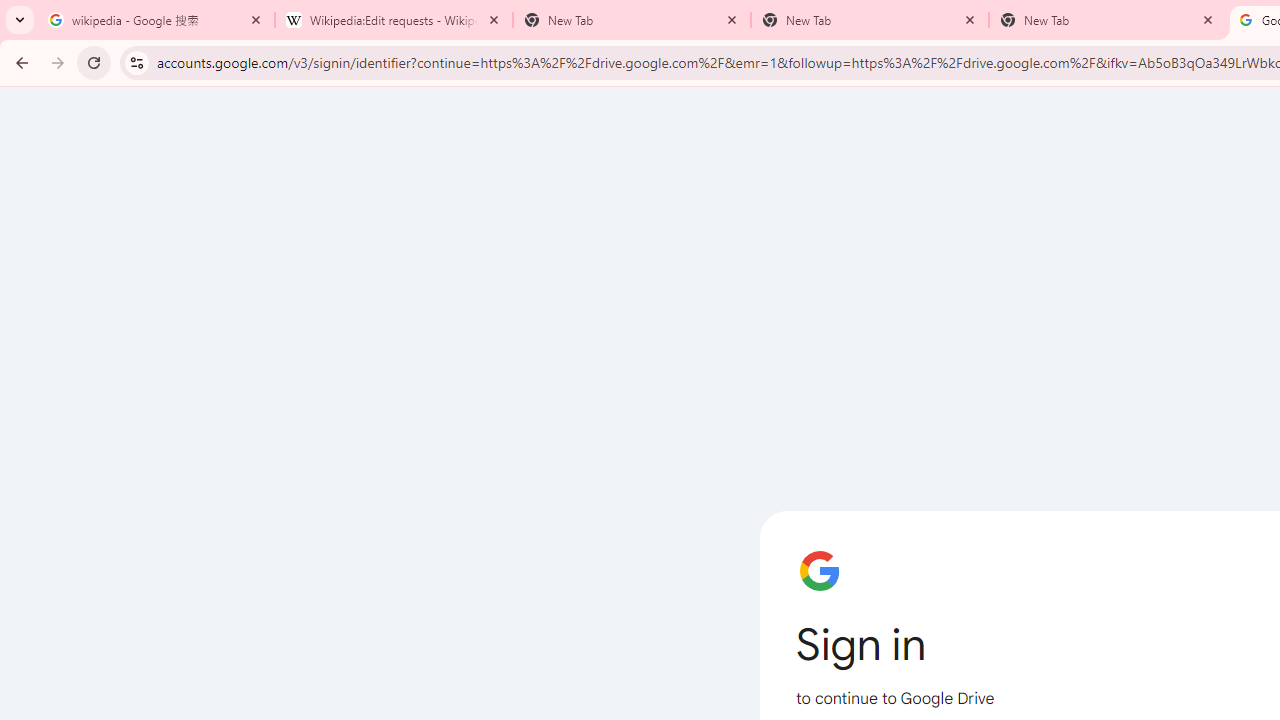  Describe the element at coordinates (93, 61) in the screenshot. I see `'Reload'` at that location.